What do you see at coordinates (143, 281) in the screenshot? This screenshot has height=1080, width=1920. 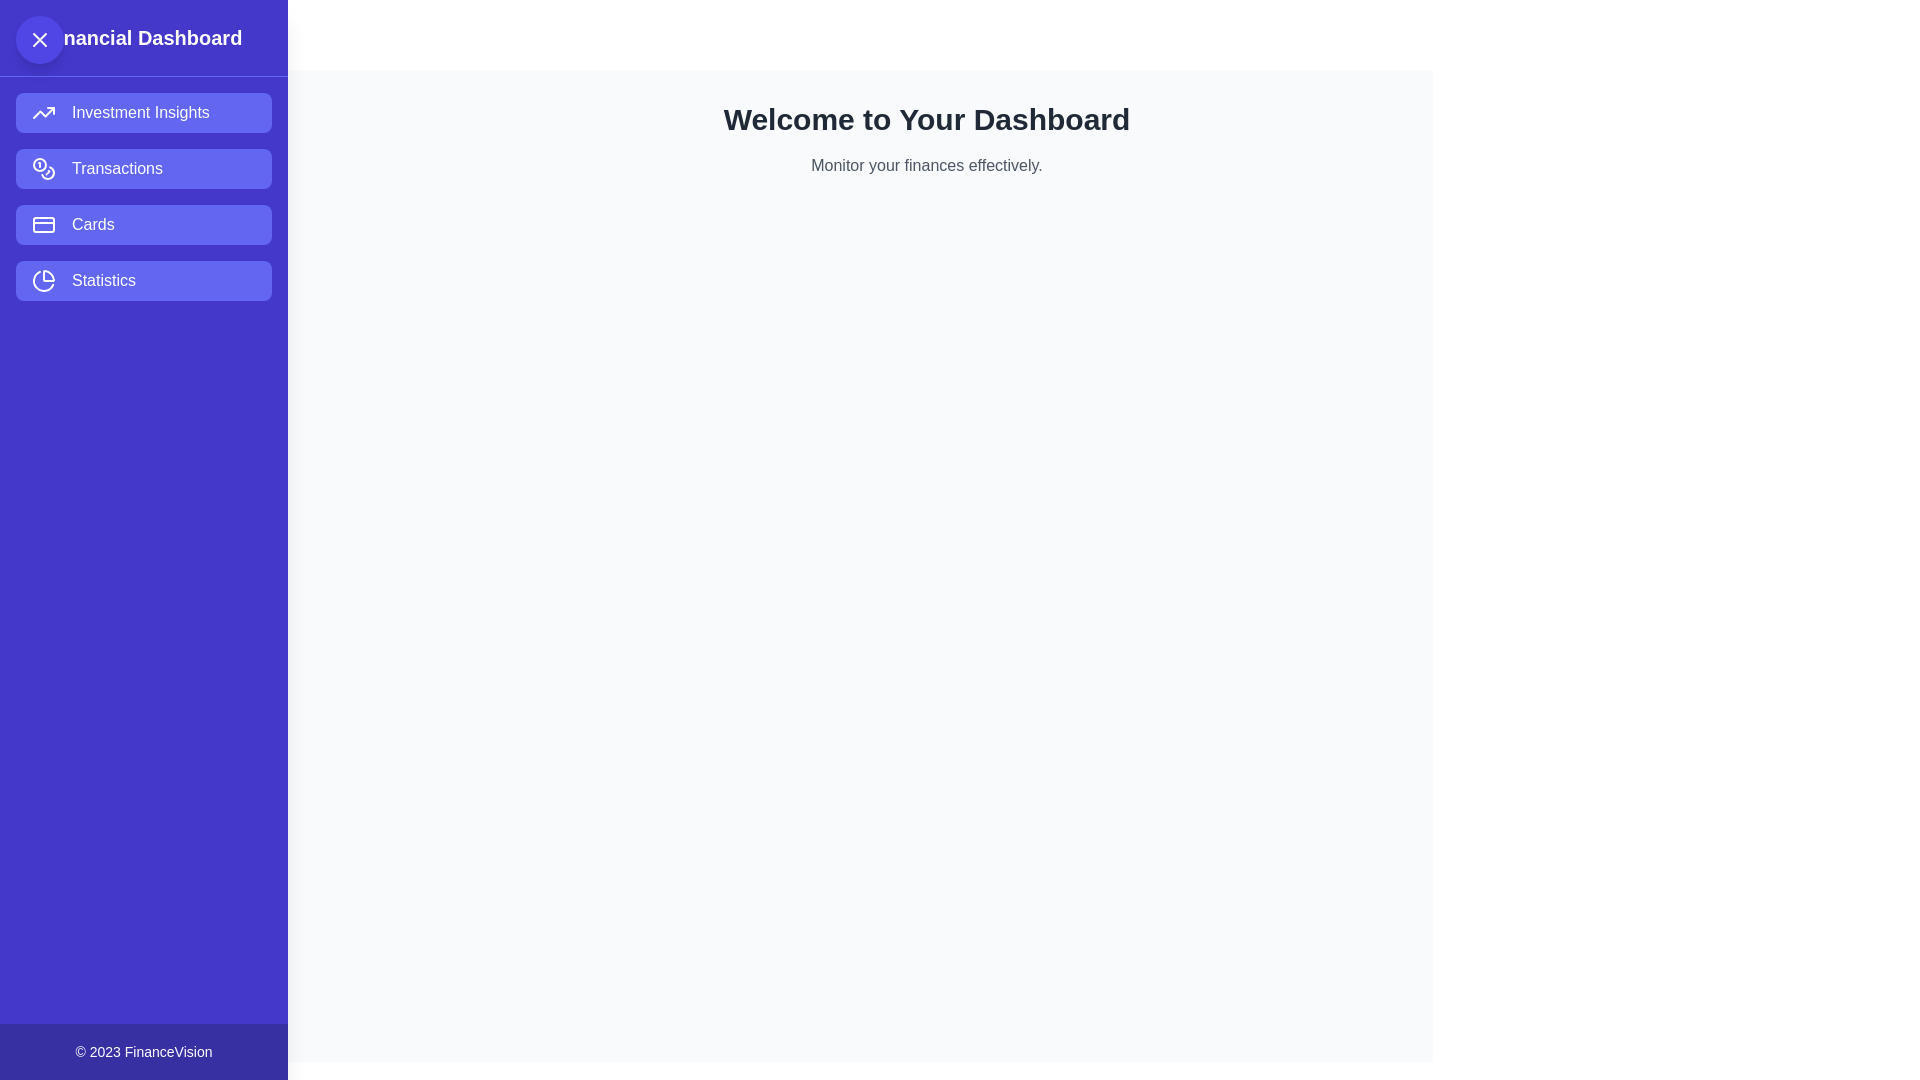 I see `keyboard navigation` at bounding box center [143, 281].